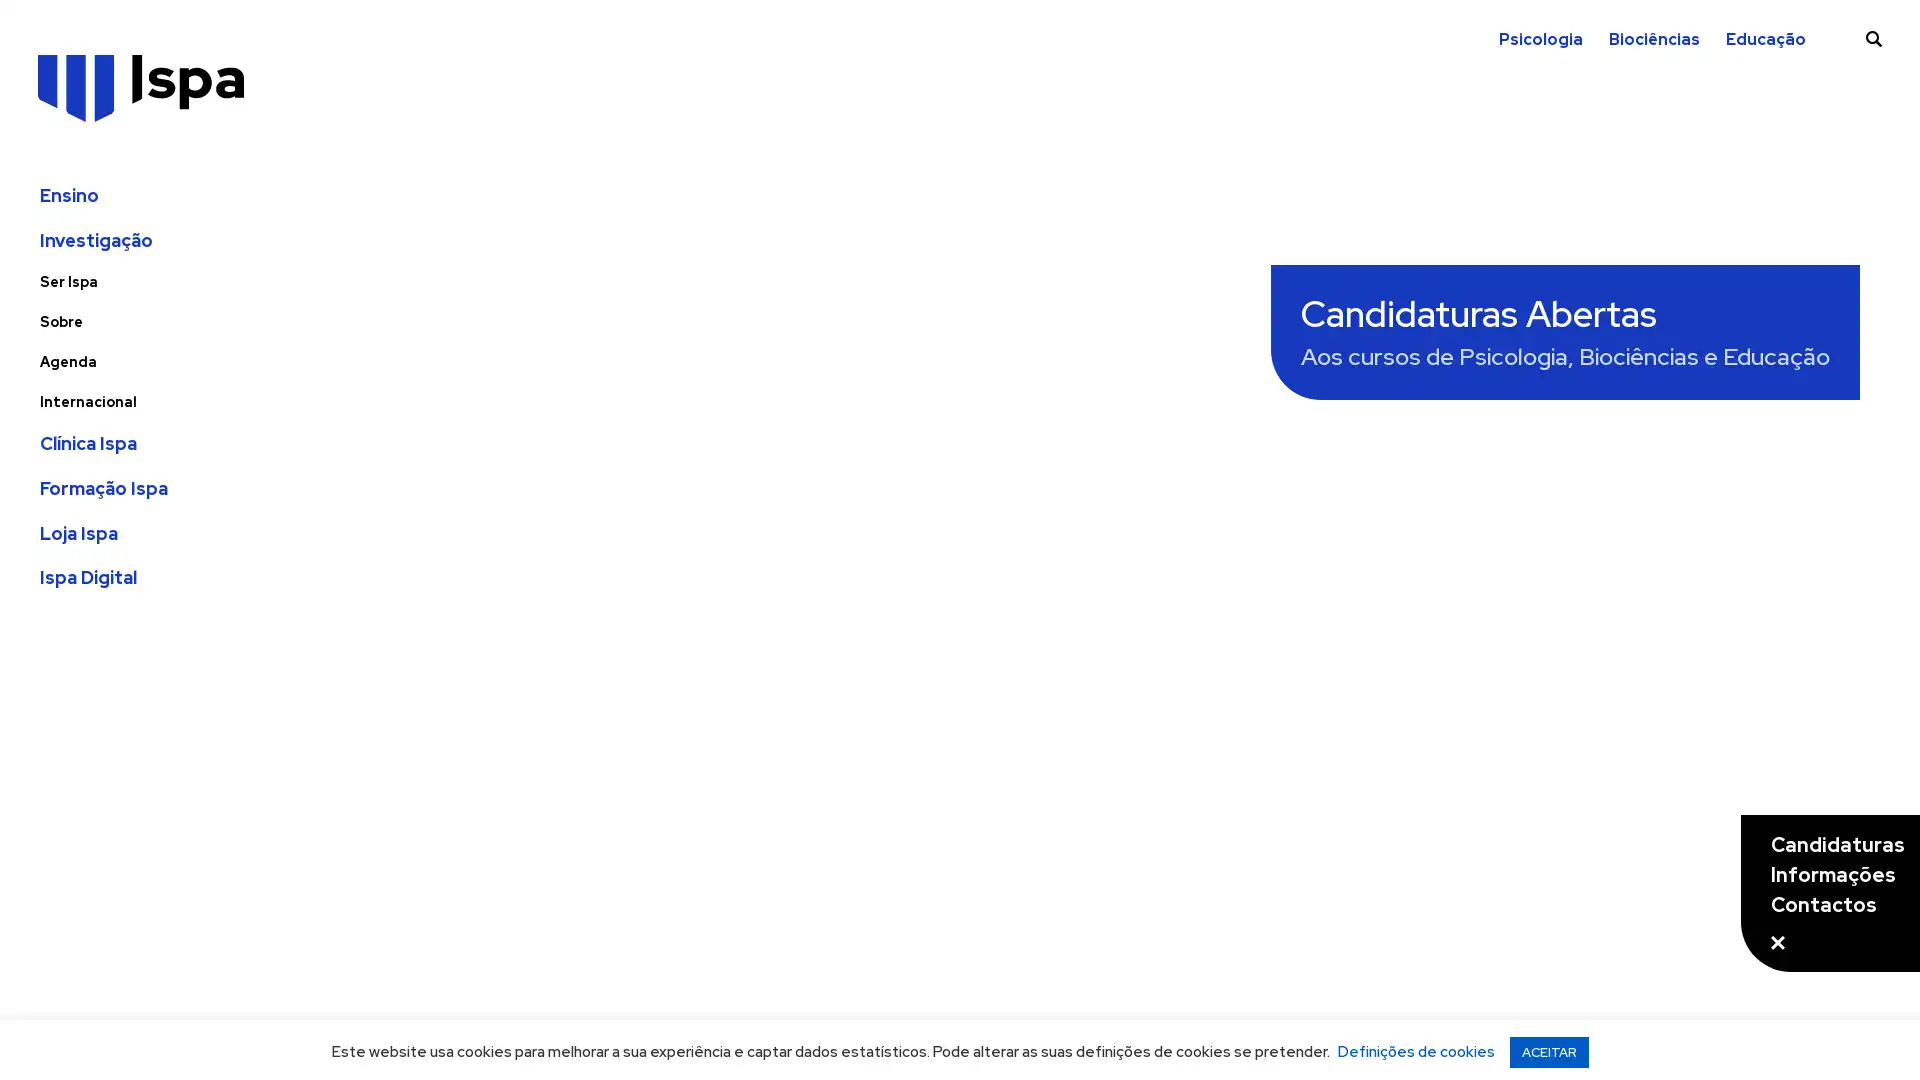 This screenshot has width=1920, height=1080. I want to click on ACEITAR, so click(1547, 1051).